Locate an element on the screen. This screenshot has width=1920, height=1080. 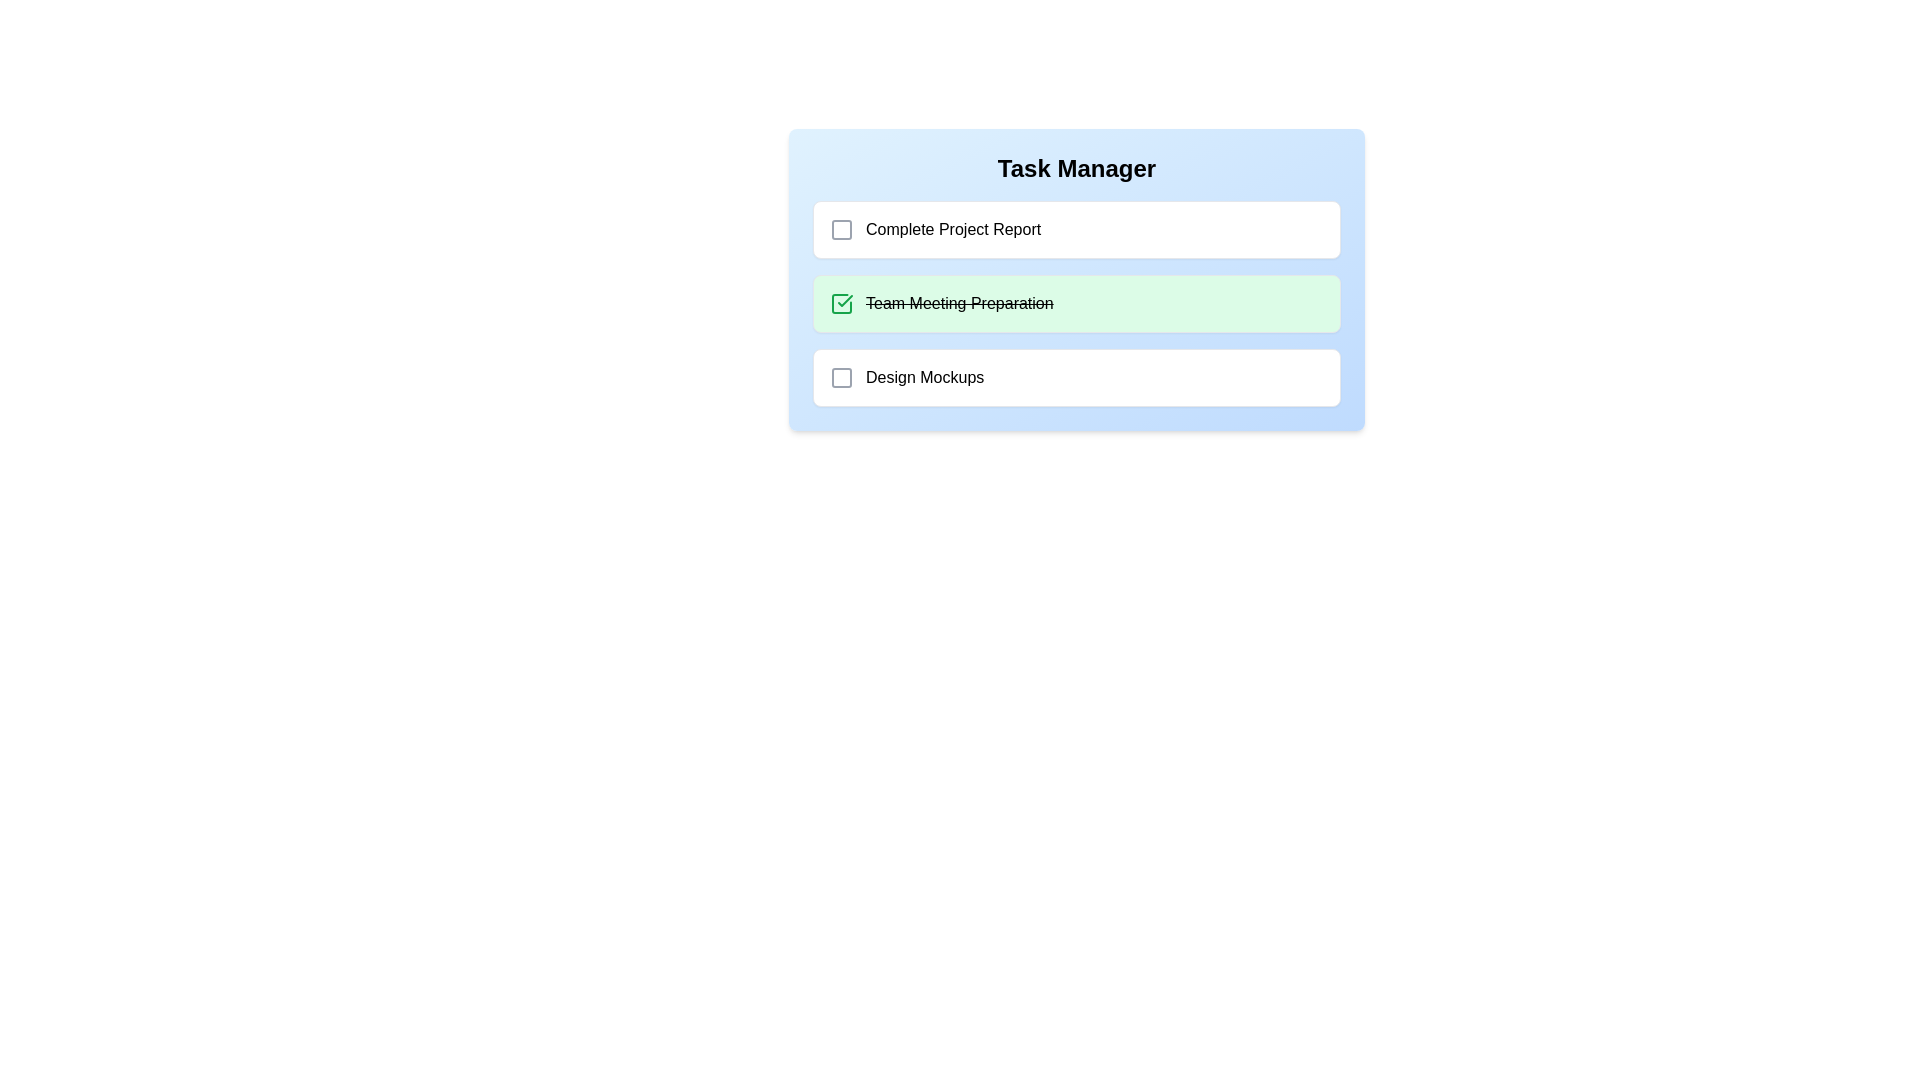
the gray square icon with a rounded stroke located to the left of the text 'Design Mockups' in the task list to interact with the associated task is located at coordinates (841, 378).